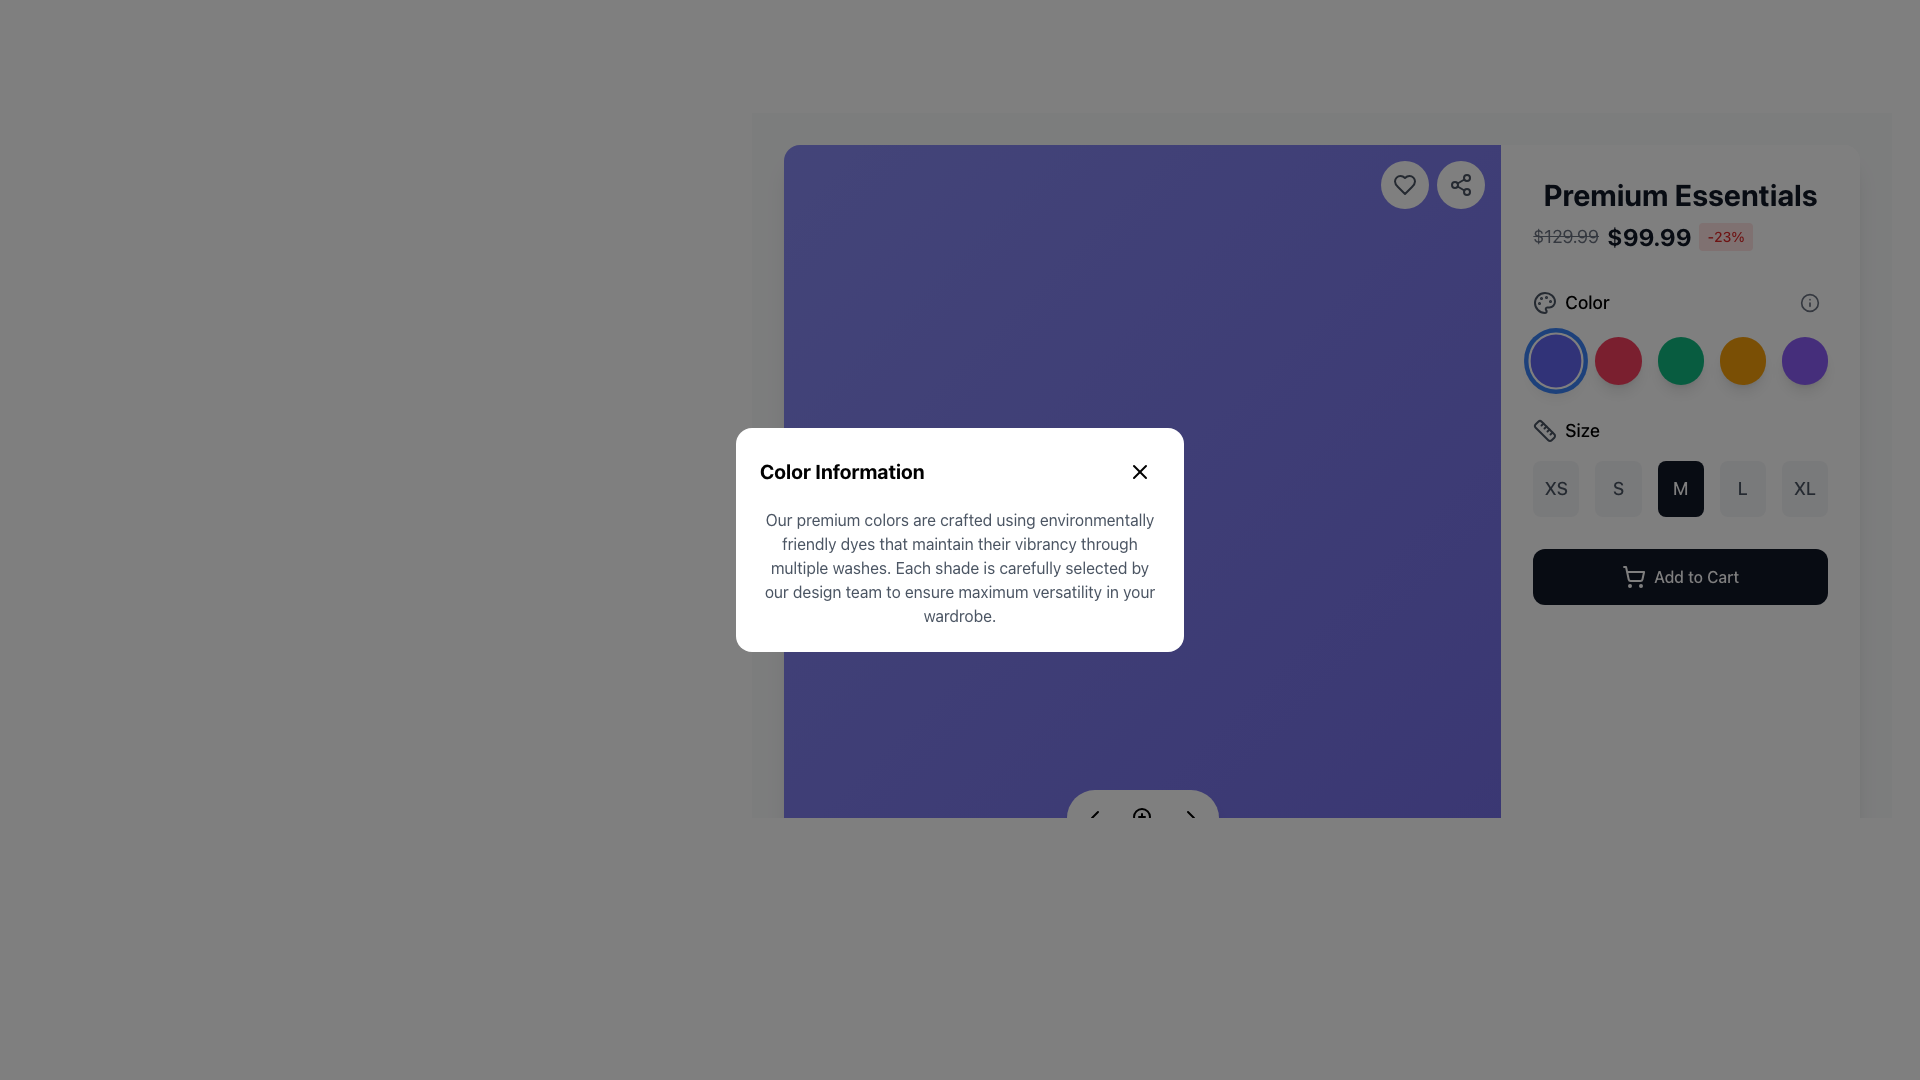 This screenshot has height=1080, width=1920. Describe the element at coordinates (1569, 303) in the screenshot. I see `the 'Color' label with the palette-shaped icon` at that location.